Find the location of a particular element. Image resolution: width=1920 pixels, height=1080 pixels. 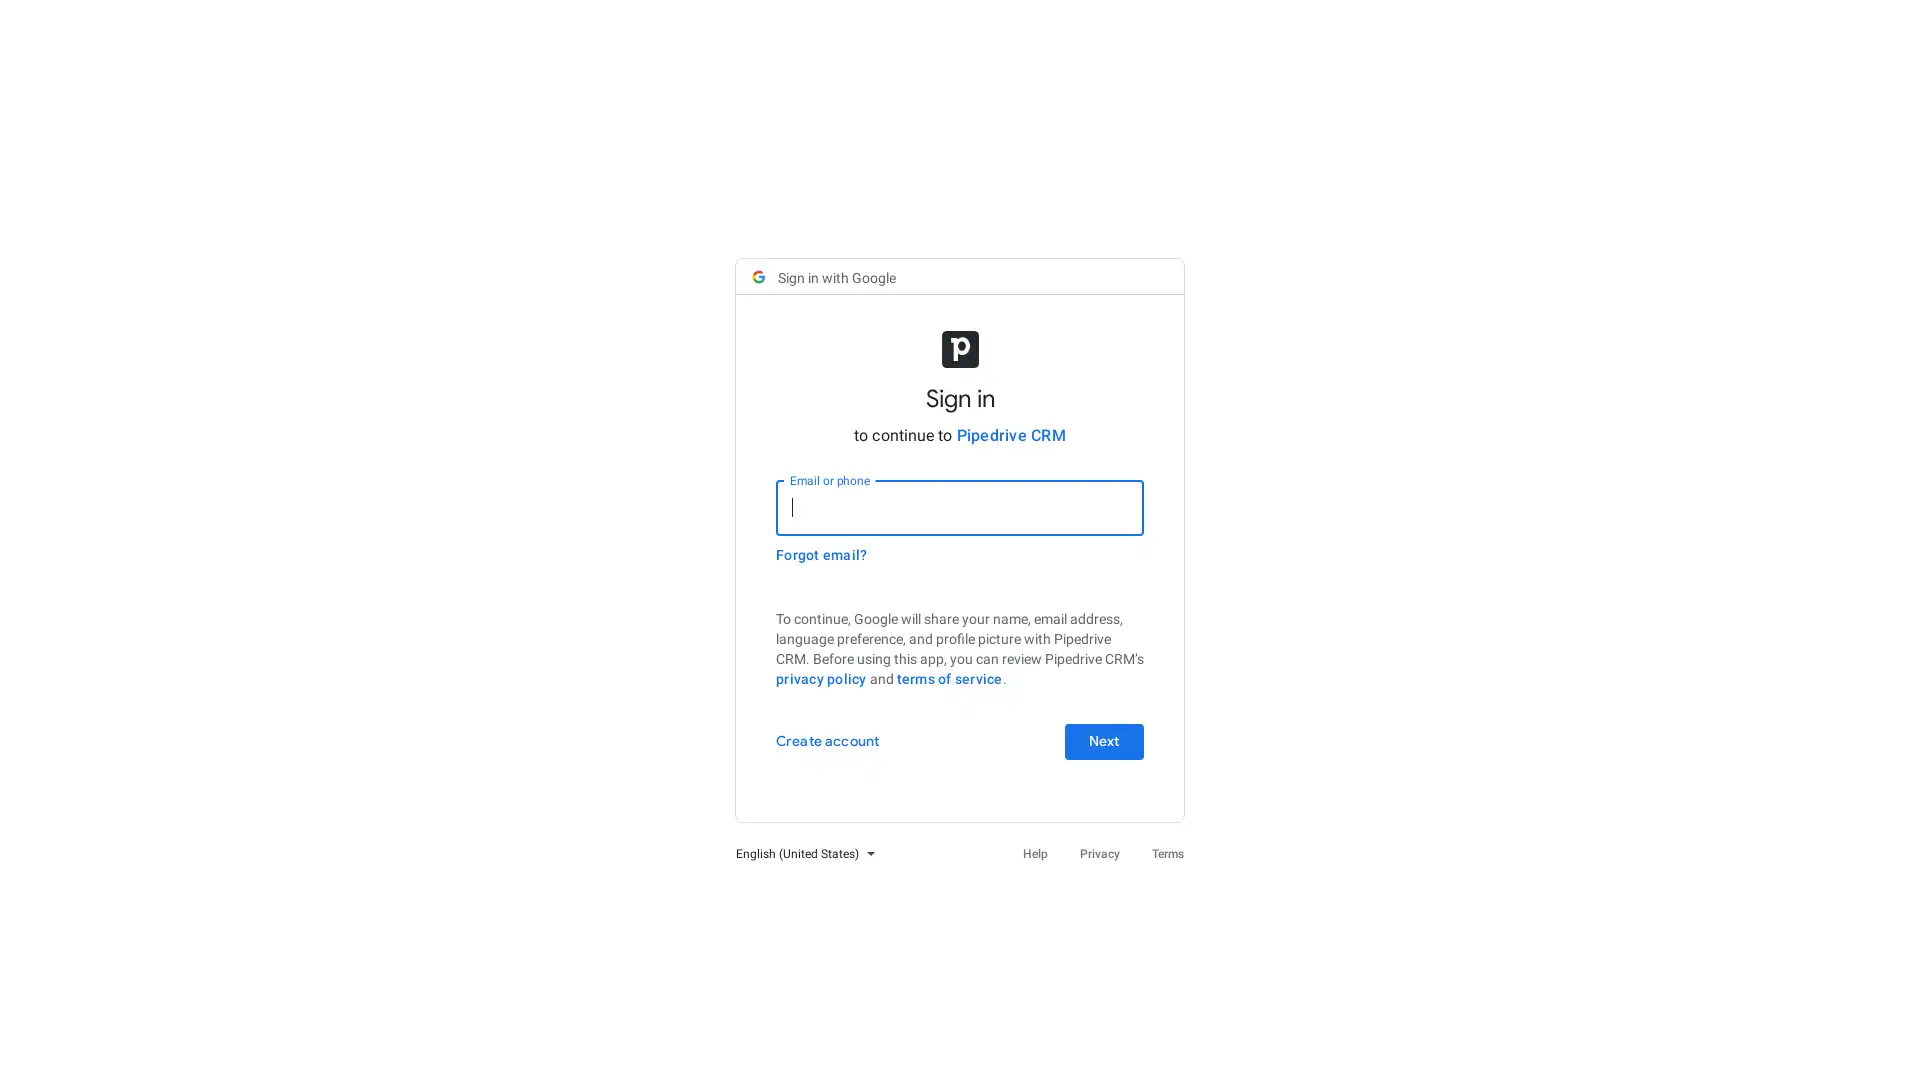

Forgot email? is located at coordinates (821, 554).